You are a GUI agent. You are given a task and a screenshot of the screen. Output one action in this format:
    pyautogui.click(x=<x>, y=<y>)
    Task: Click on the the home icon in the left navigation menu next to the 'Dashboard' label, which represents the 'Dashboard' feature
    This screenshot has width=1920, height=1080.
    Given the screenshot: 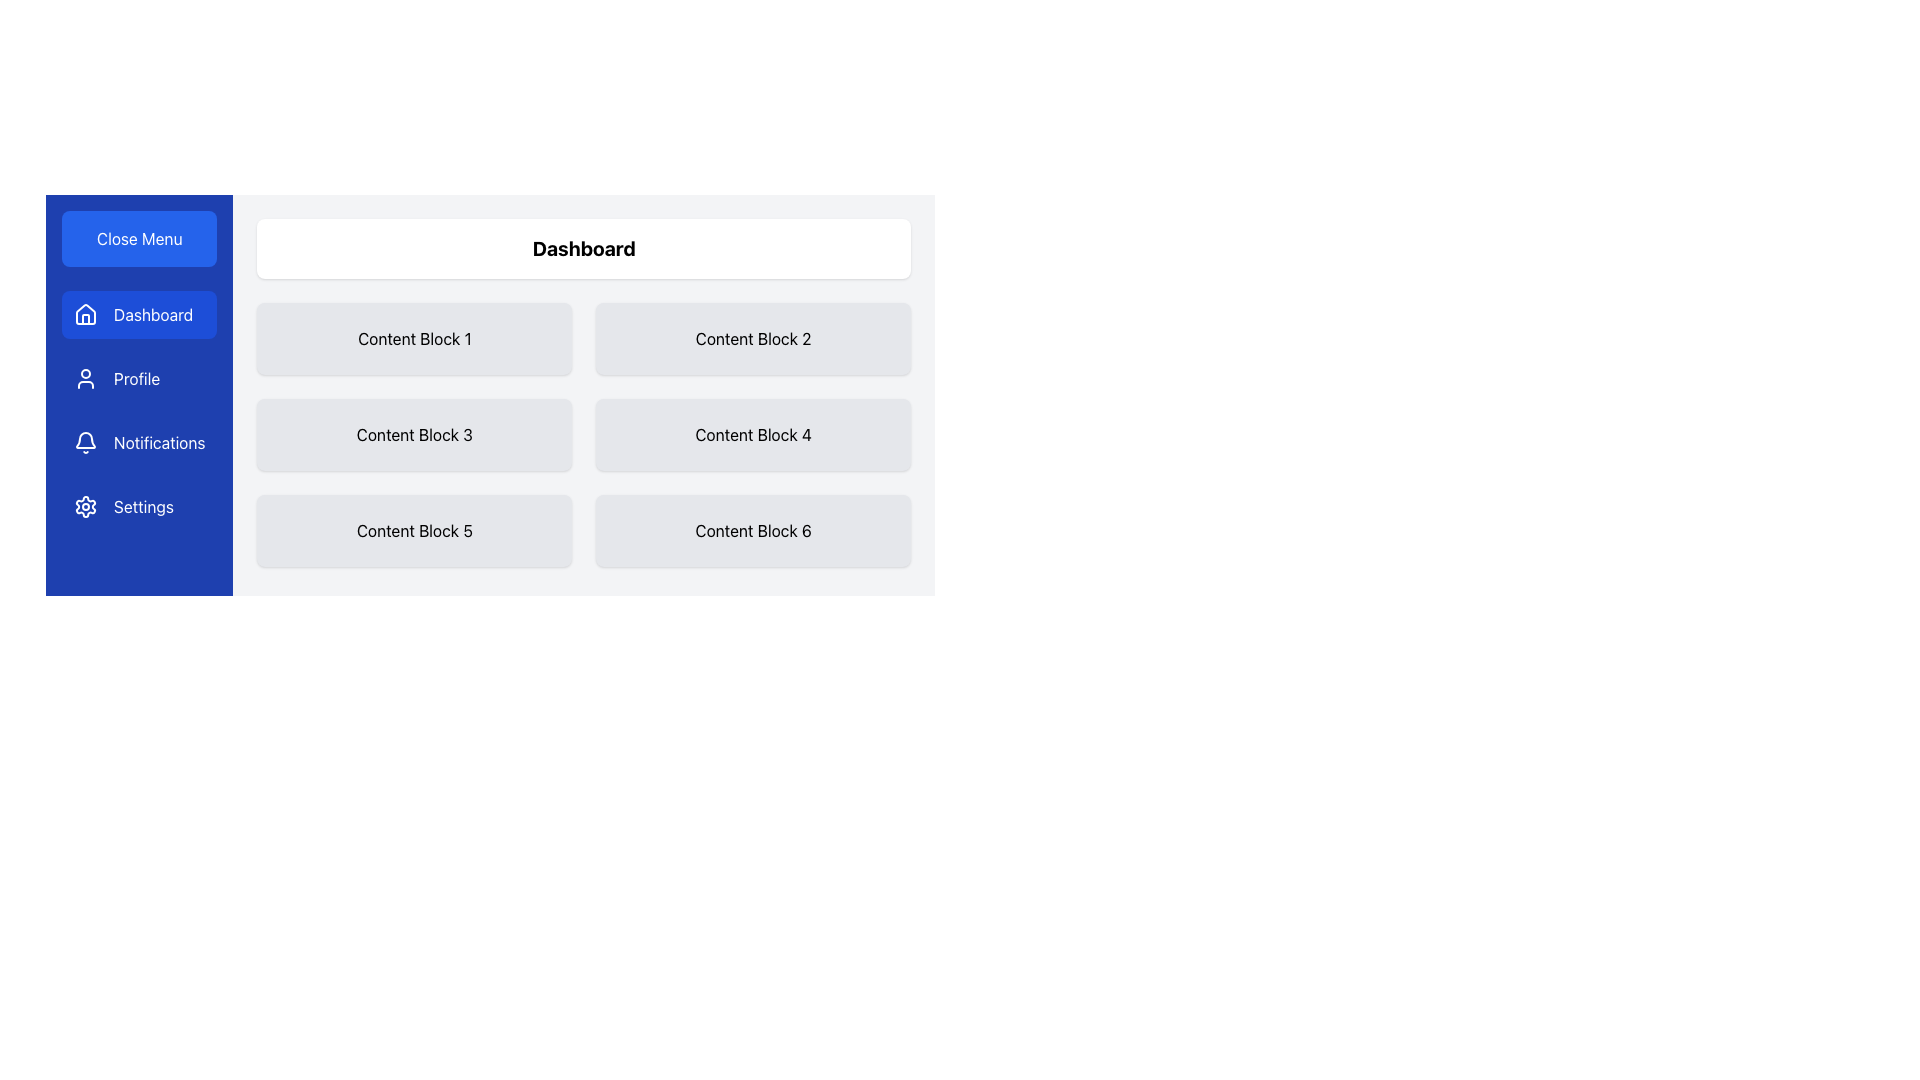 What is the action you would take?
    pyautogui.click(x=85, y=315)
    